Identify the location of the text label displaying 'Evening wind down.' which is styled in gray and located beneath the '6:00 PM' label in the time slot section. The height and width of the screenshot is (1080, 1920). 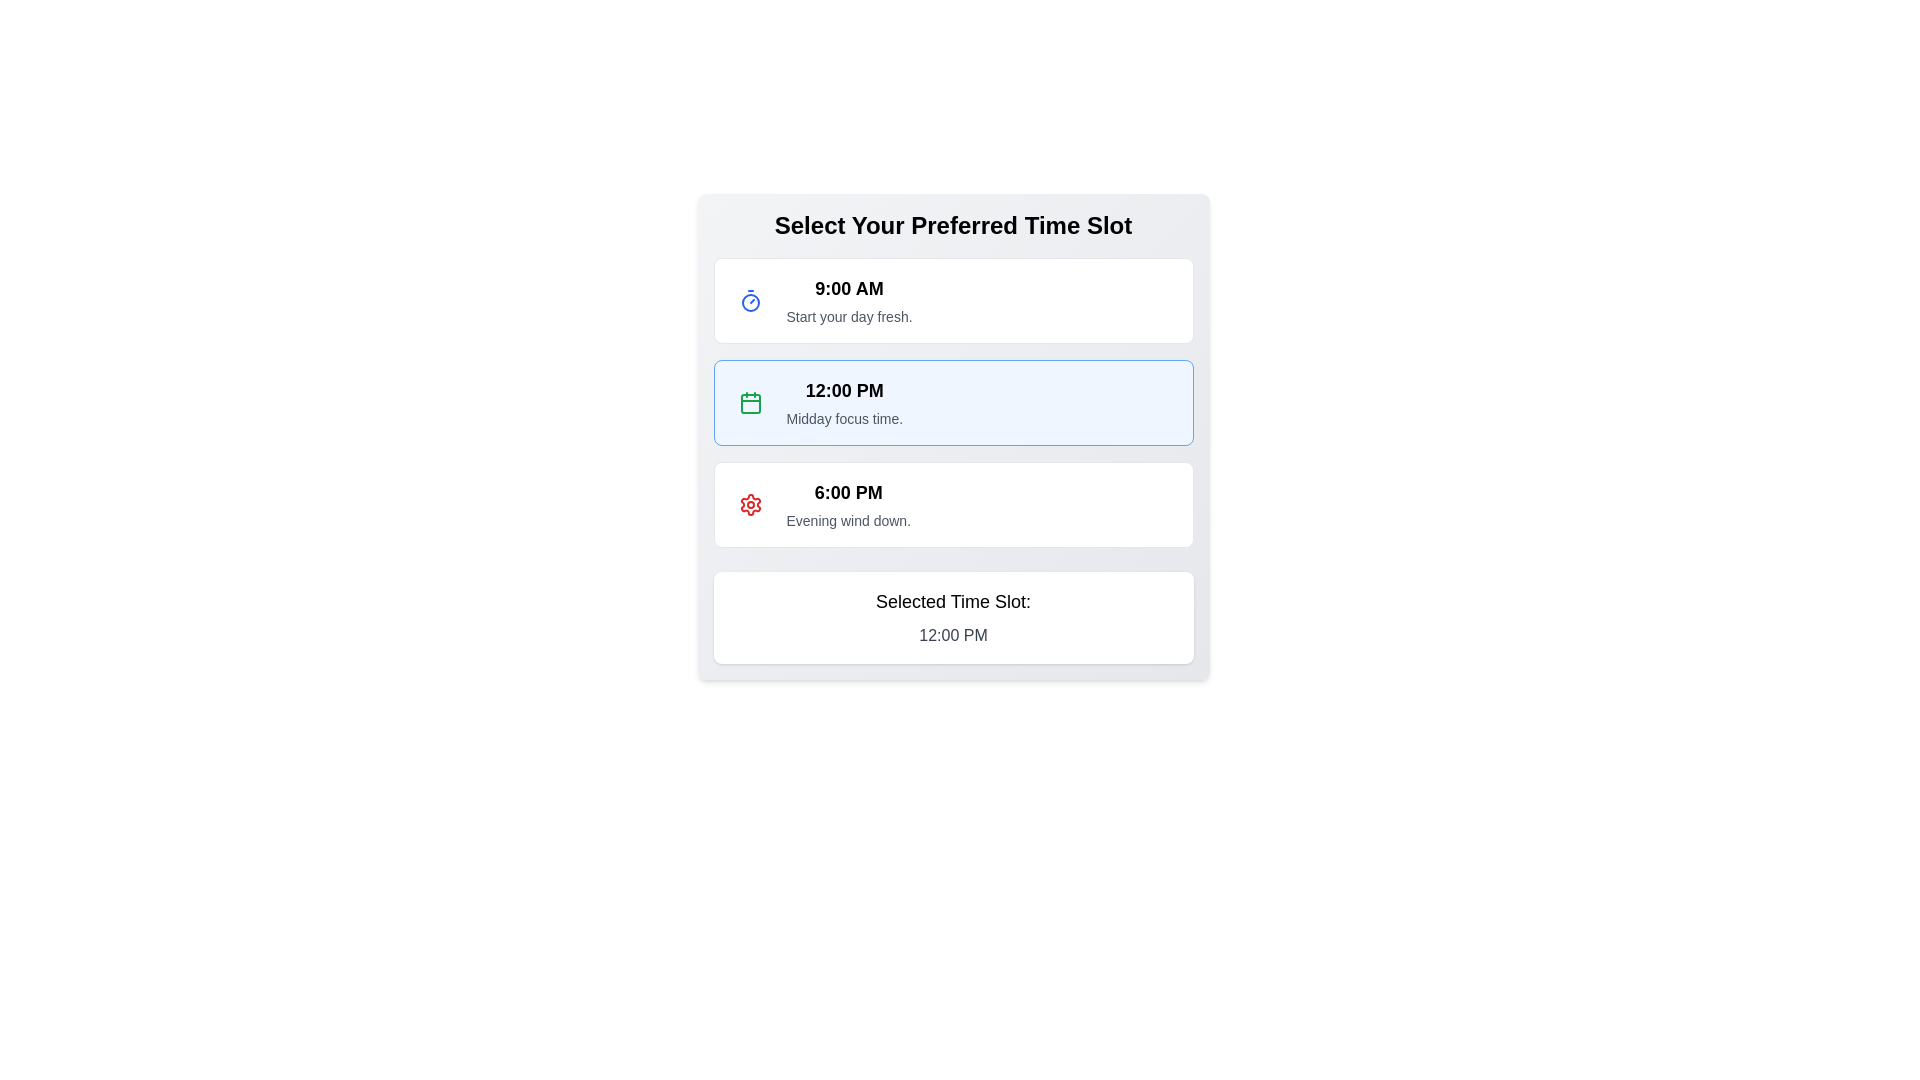
(848, 519).